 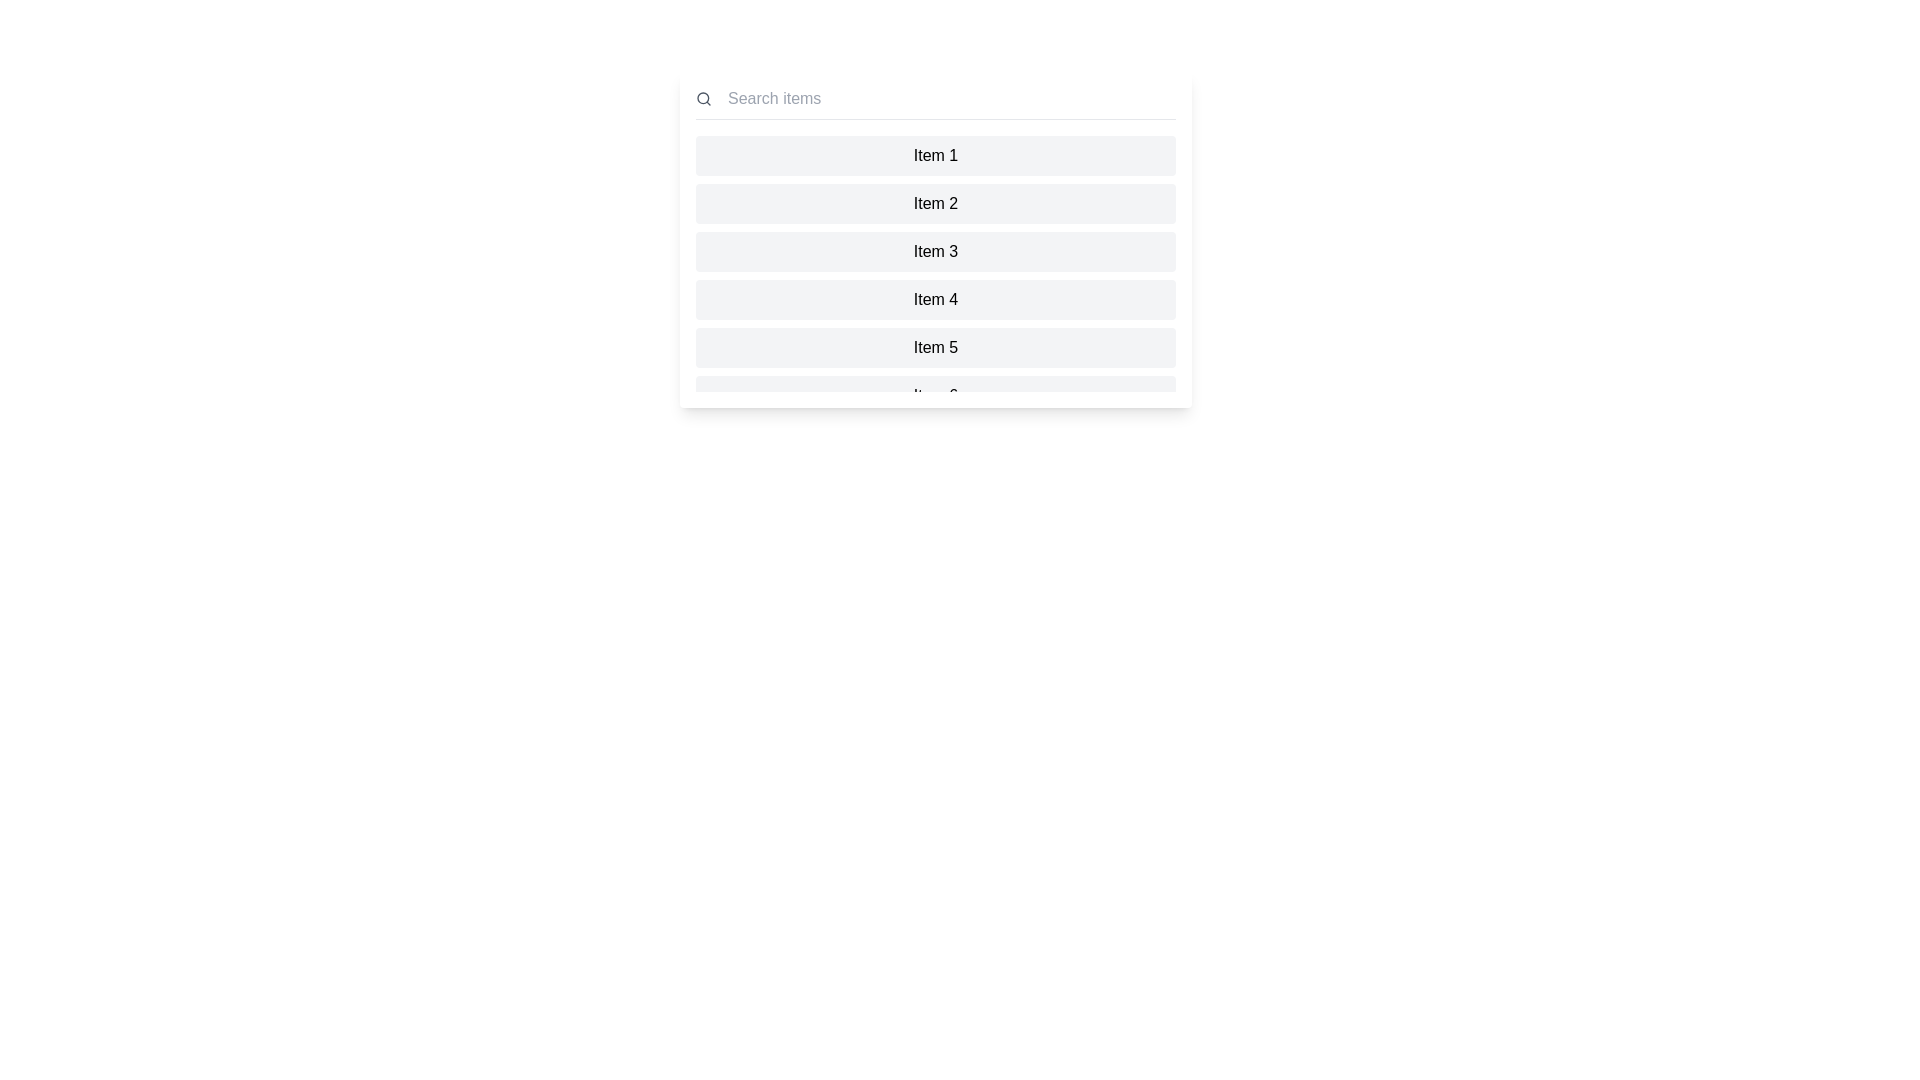 I want to click on the item 4 to highlight it, so click(x=935, y=300).